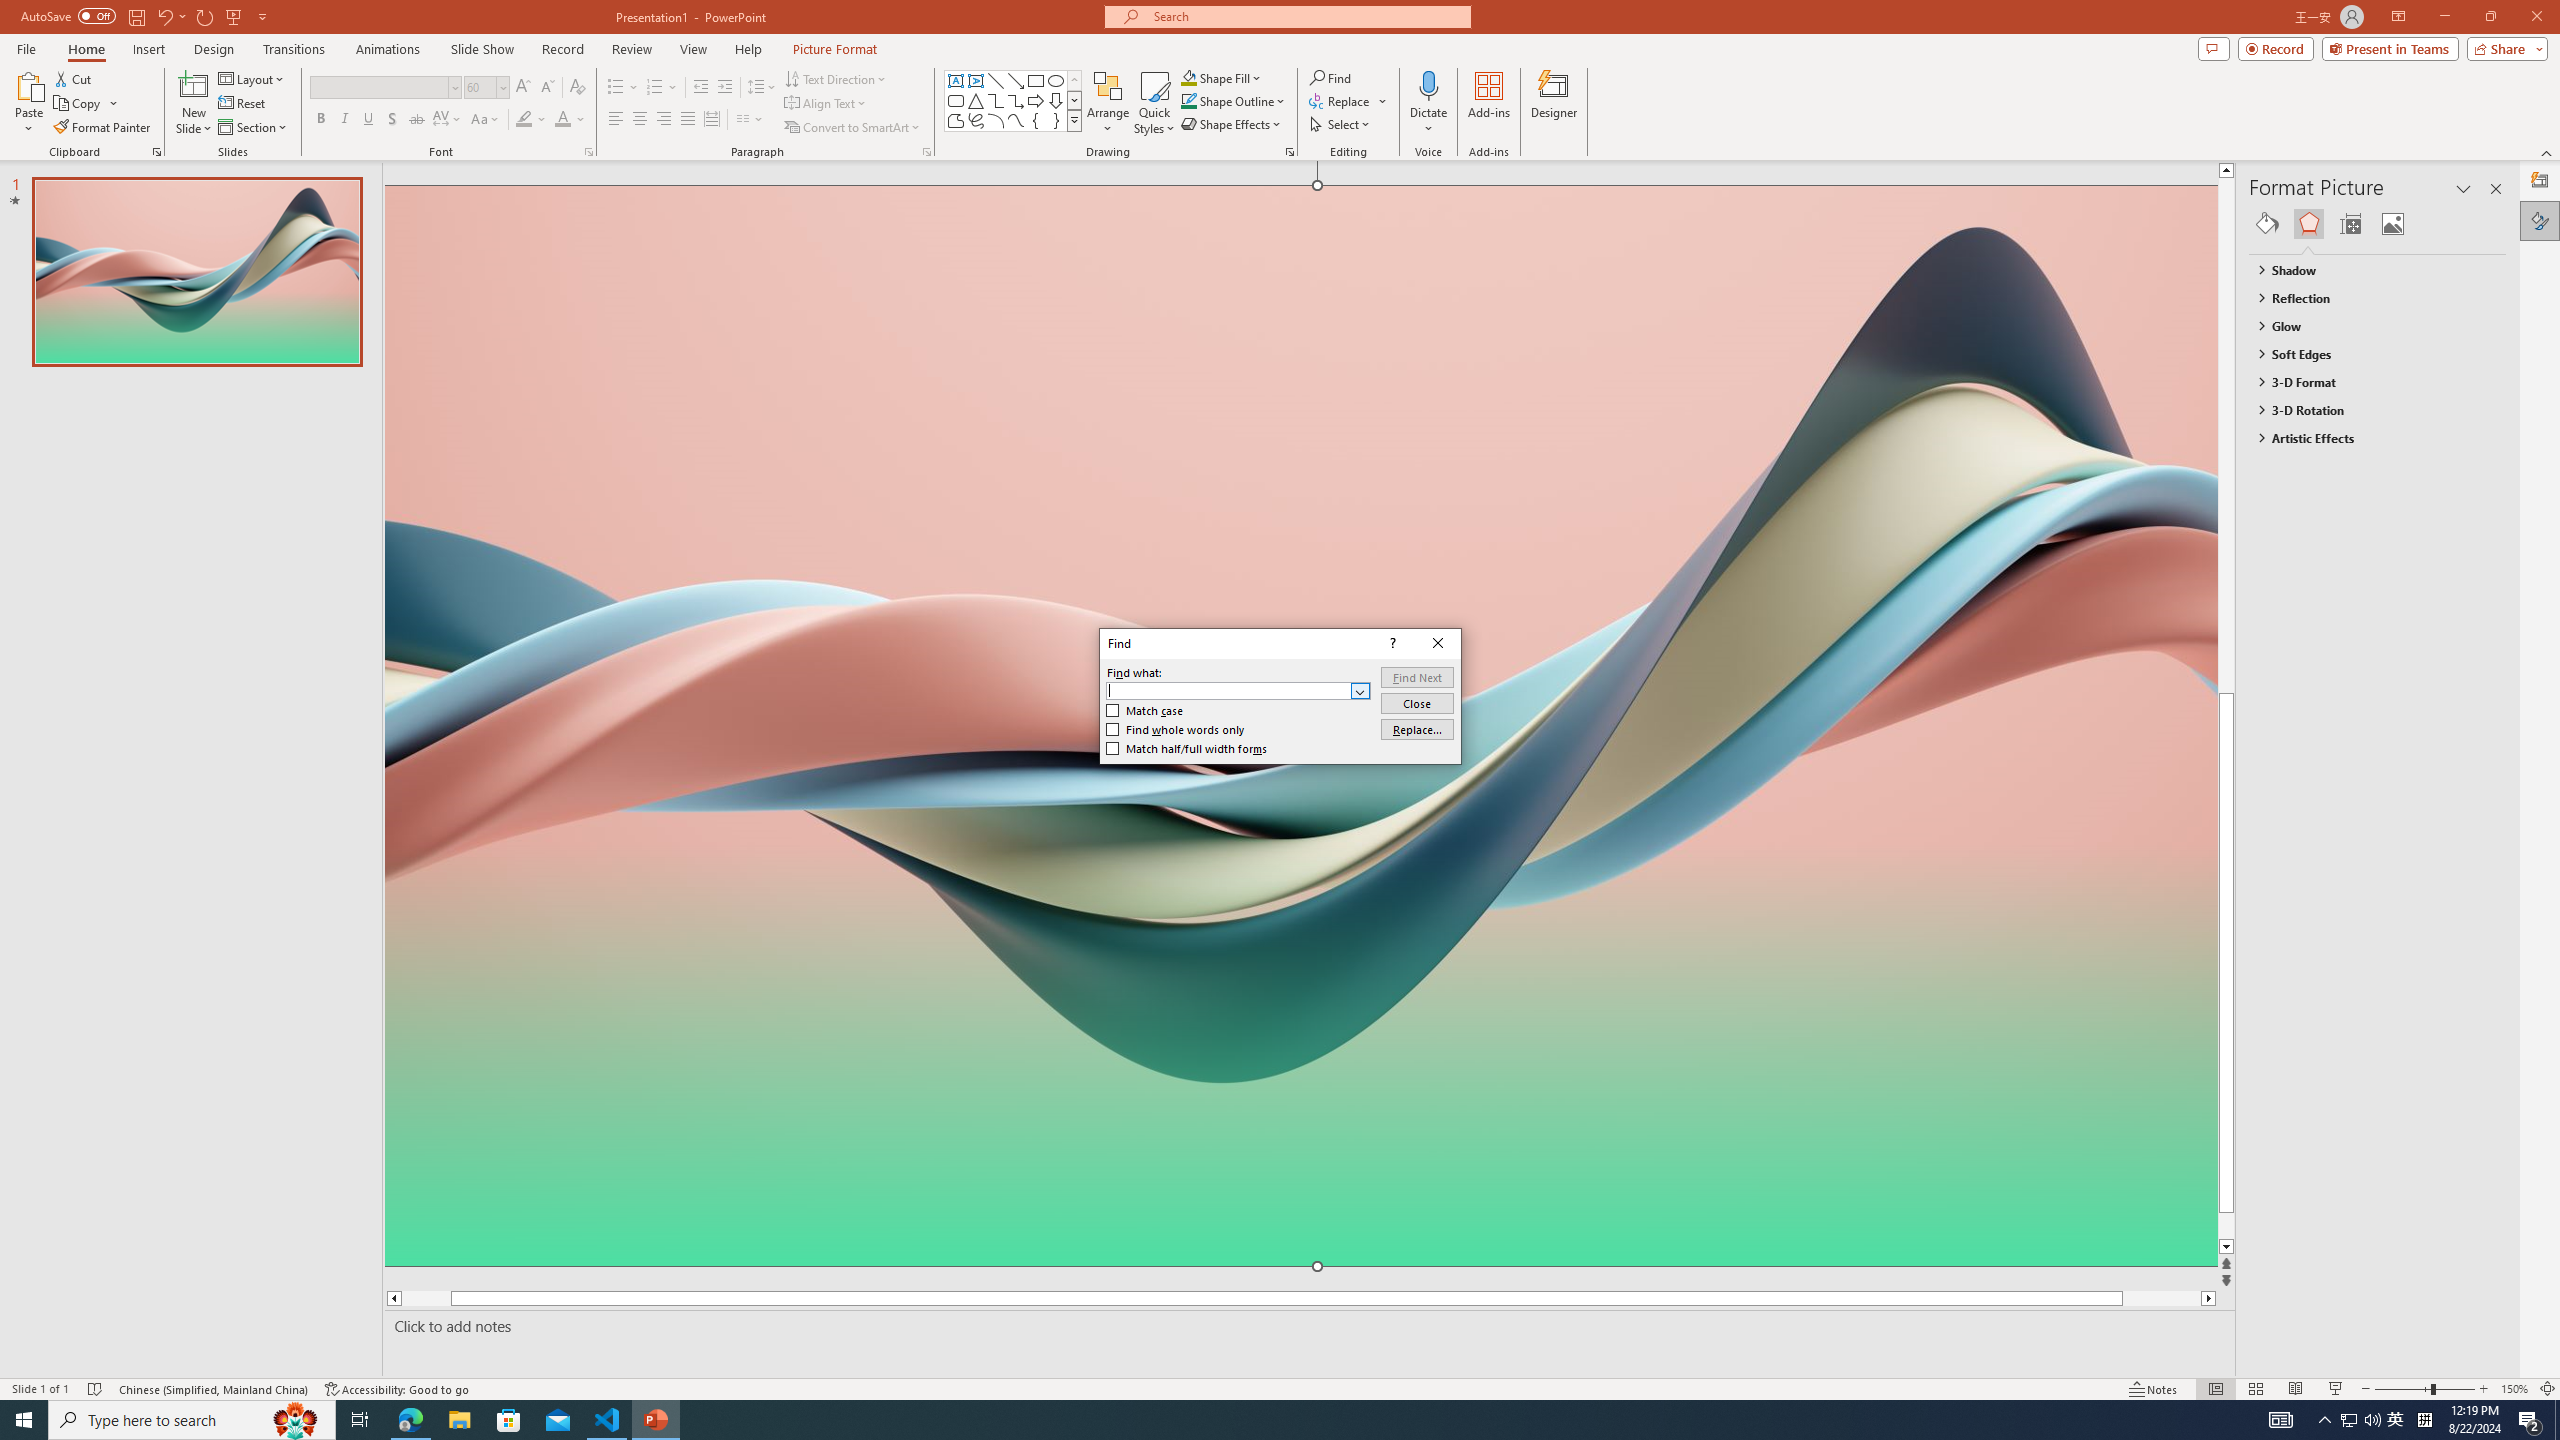 This screenshot has width=2560, height=1440. I want to click on 'Artistic Effects', so click(2368, 436).